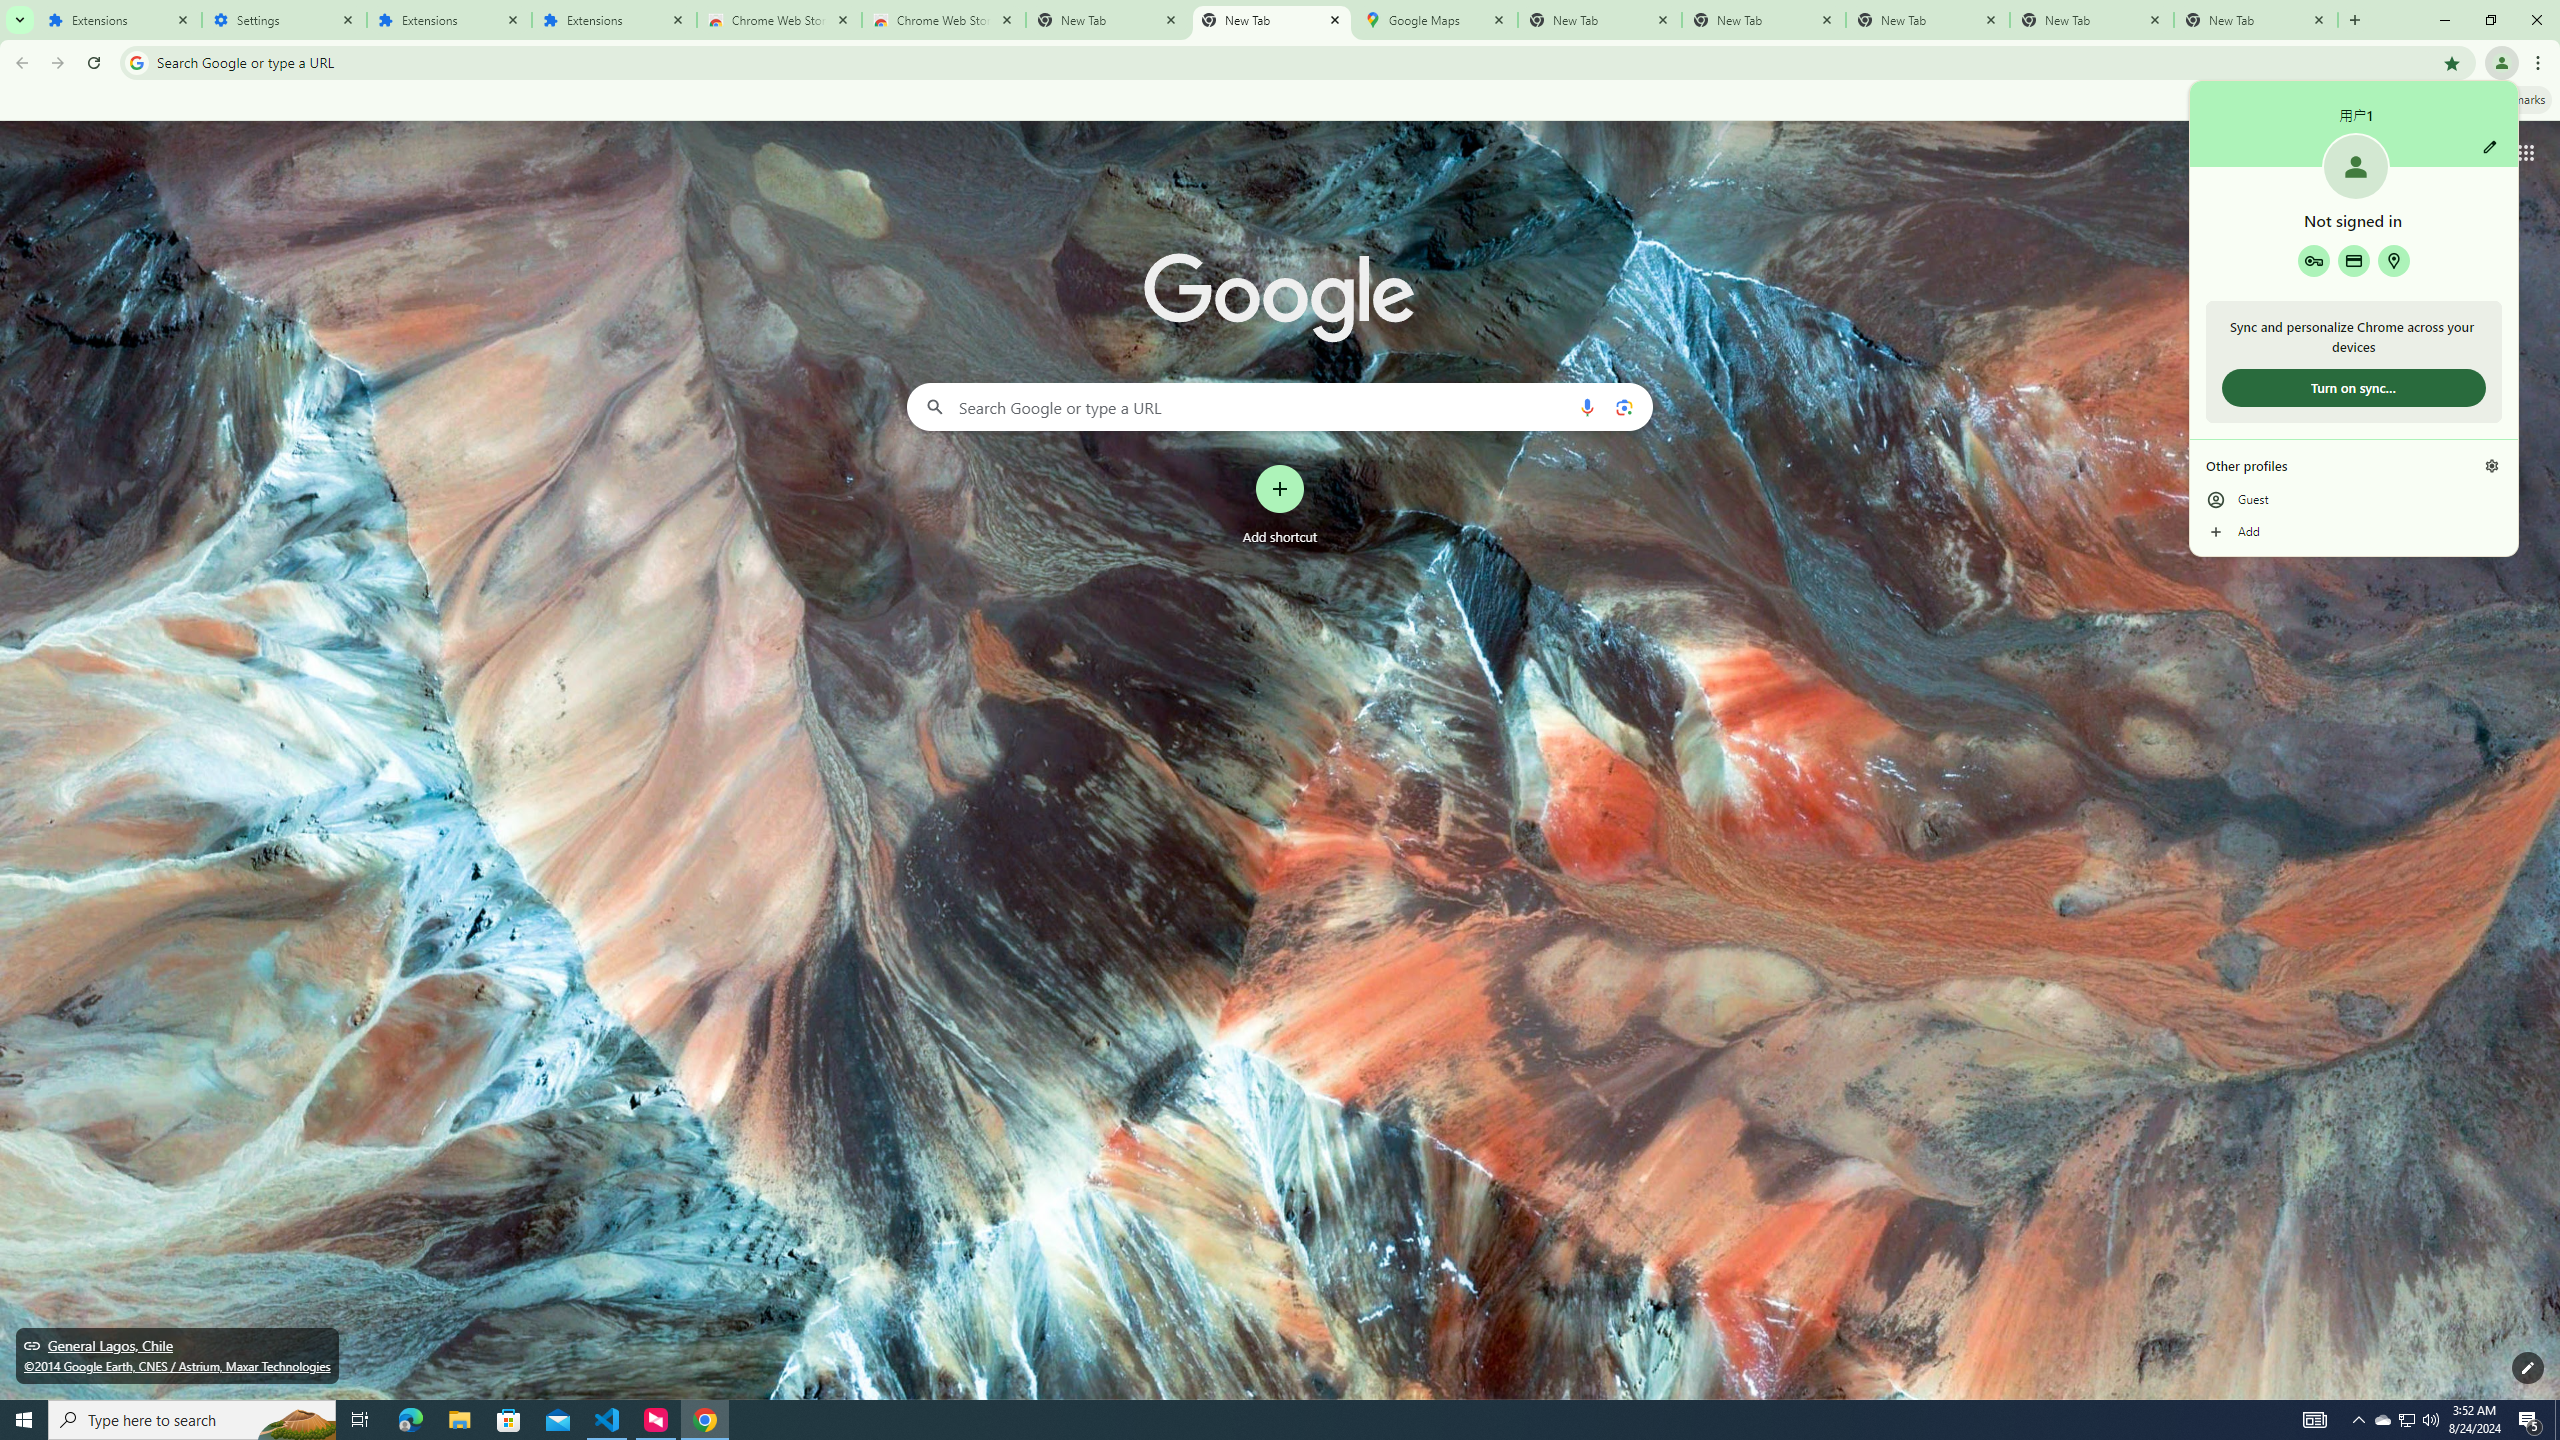 The image size is (2560, 1440). Describe the element at coordinates (1586, 405) in the screenshot. I see `'Search by voice'` at that location.